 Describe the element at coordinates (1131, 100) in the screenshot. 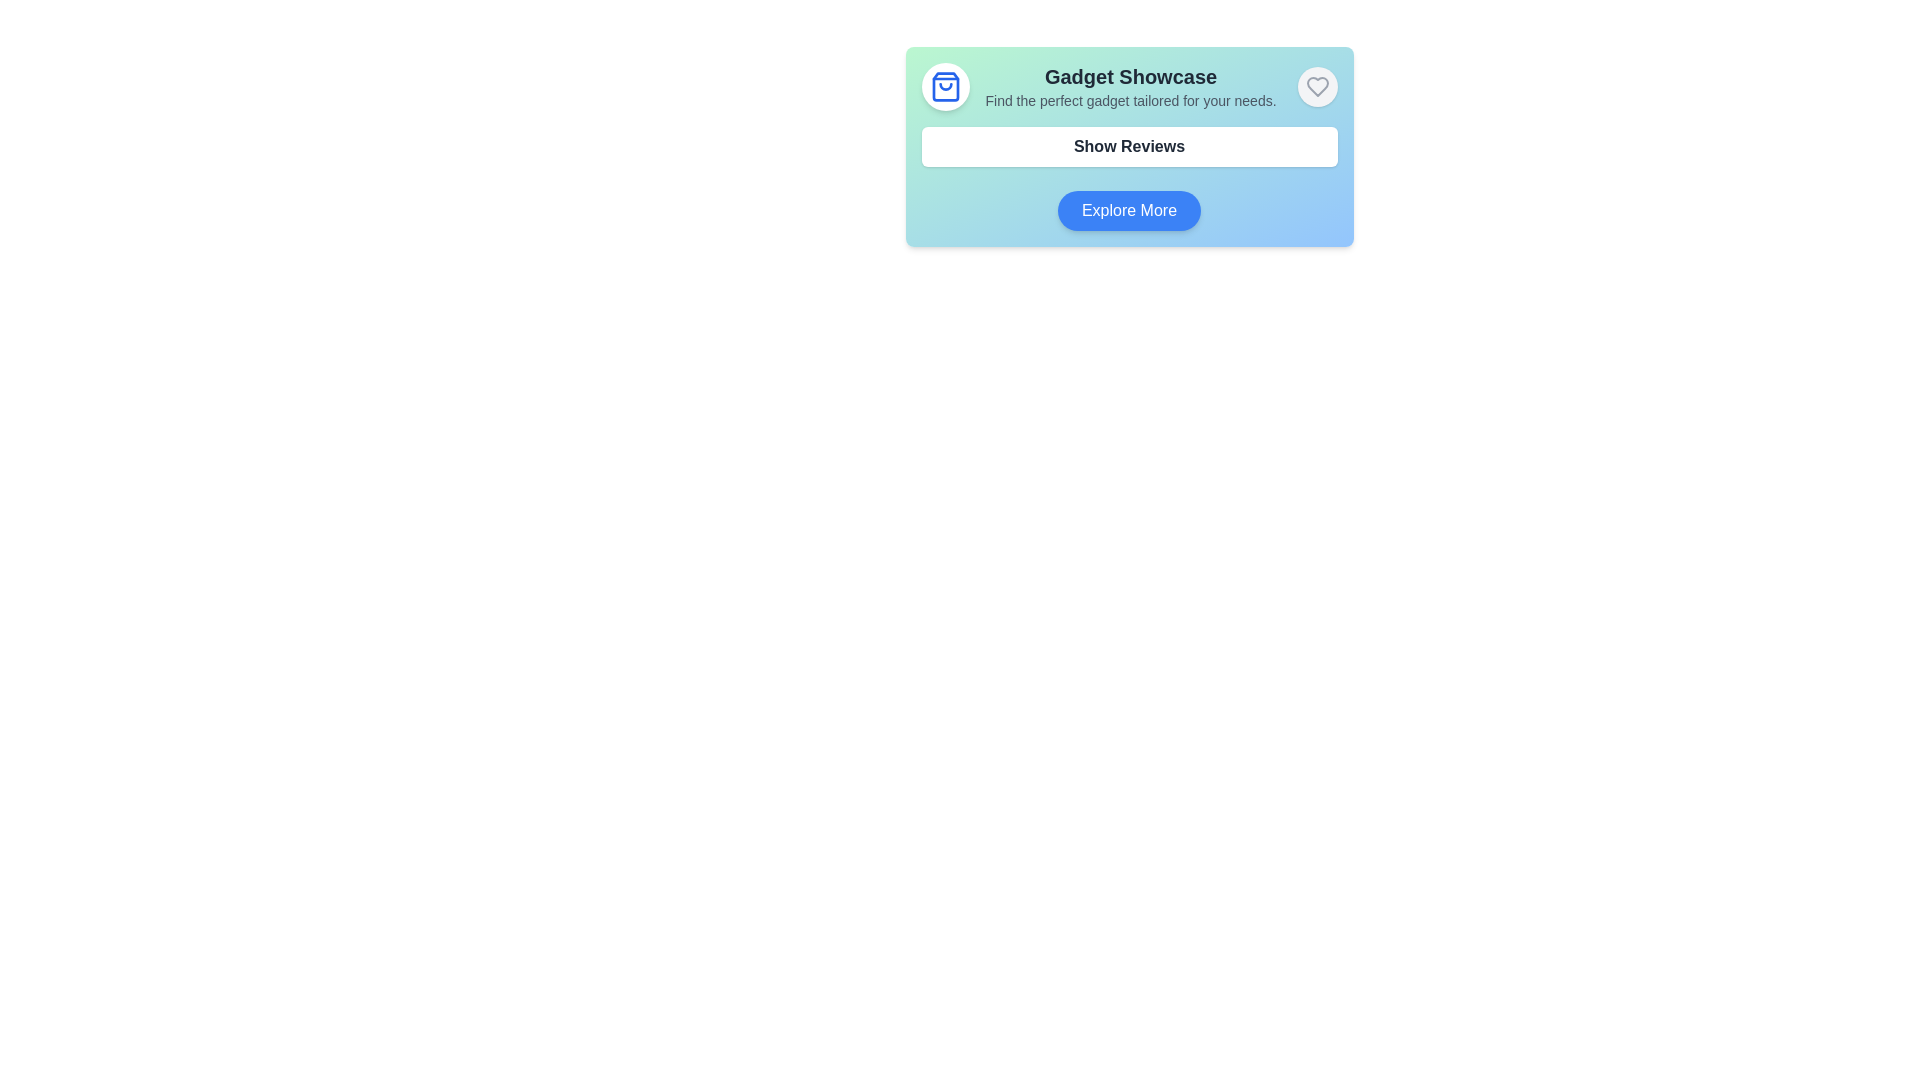

I see `the static text element that provides additional context for the 'Gadget Showcase' section, located directly below the title in the same column layout` at that location.